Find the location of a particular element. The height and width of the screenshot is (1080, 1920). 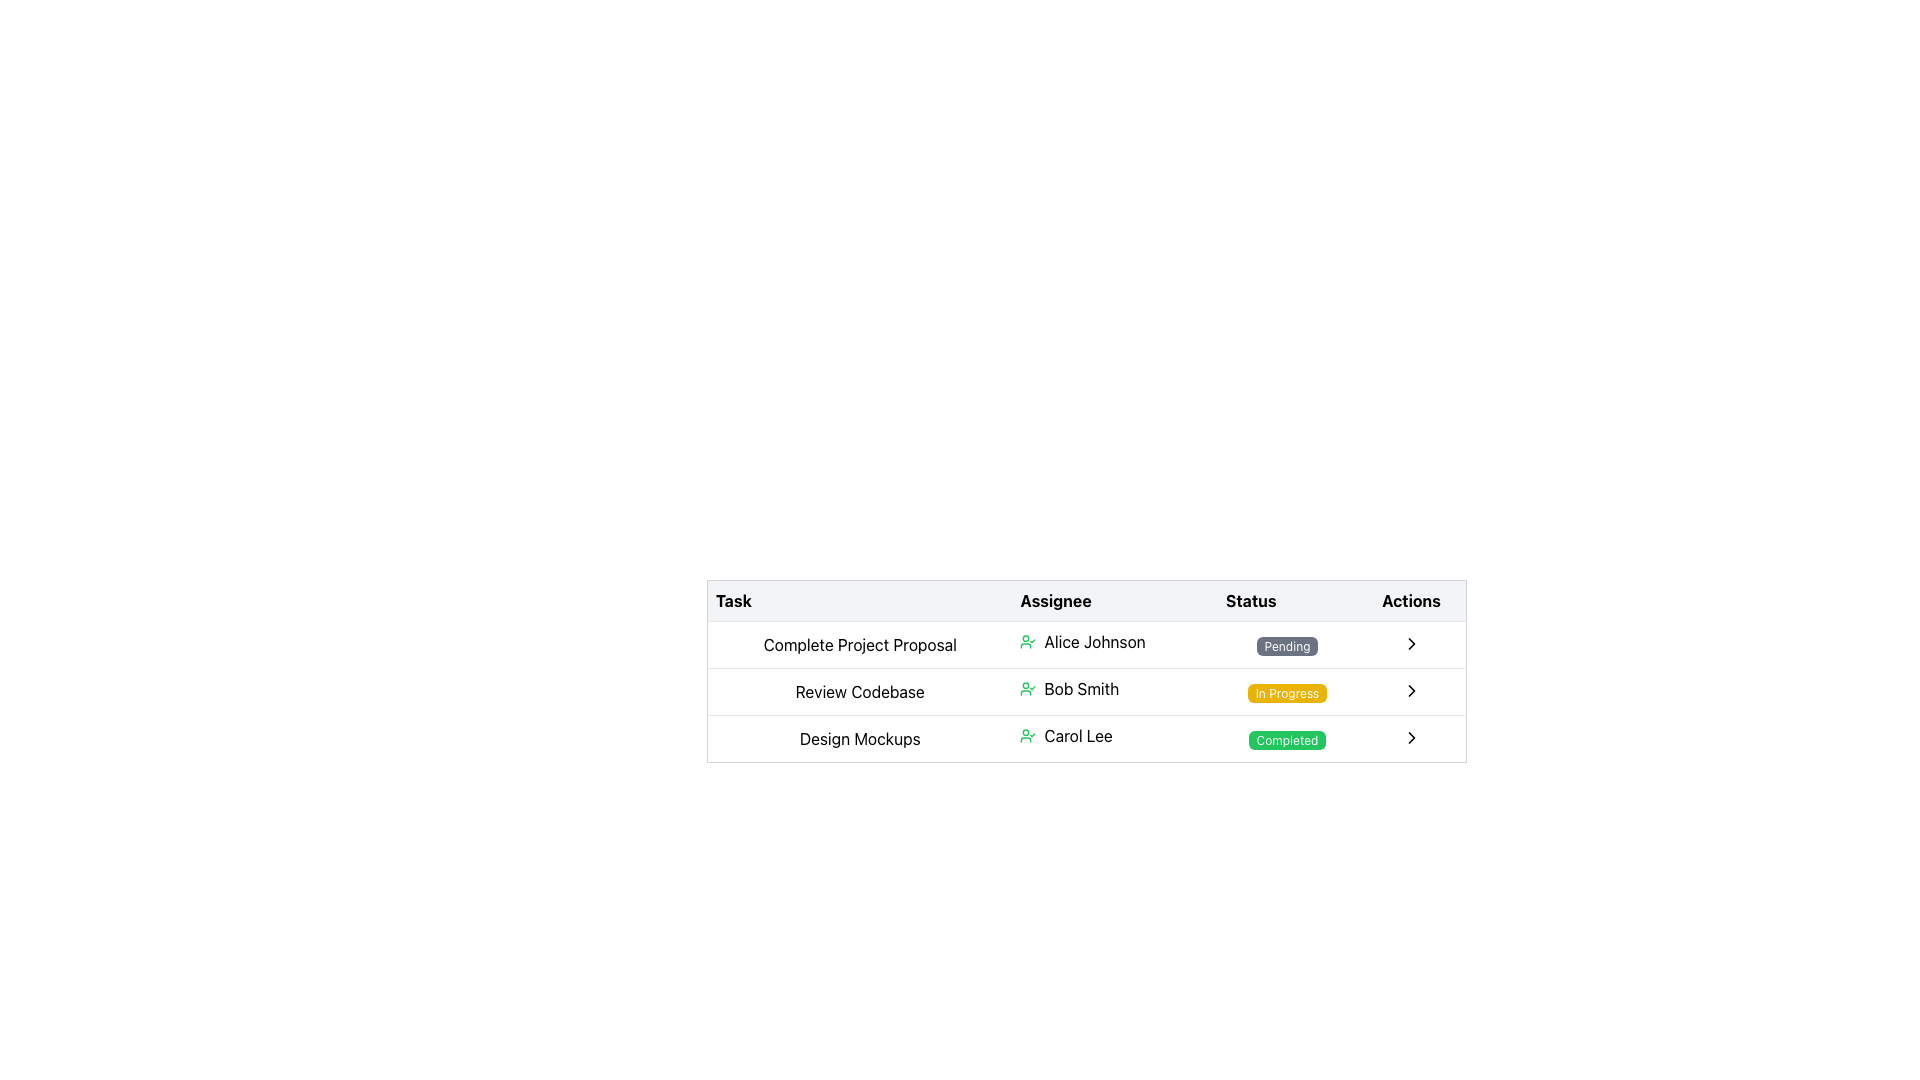

the right-pointing chevron icon button located in the 'Actions' column of the 'Complete Project Proposal' row is located at coordinates (1410, 644).